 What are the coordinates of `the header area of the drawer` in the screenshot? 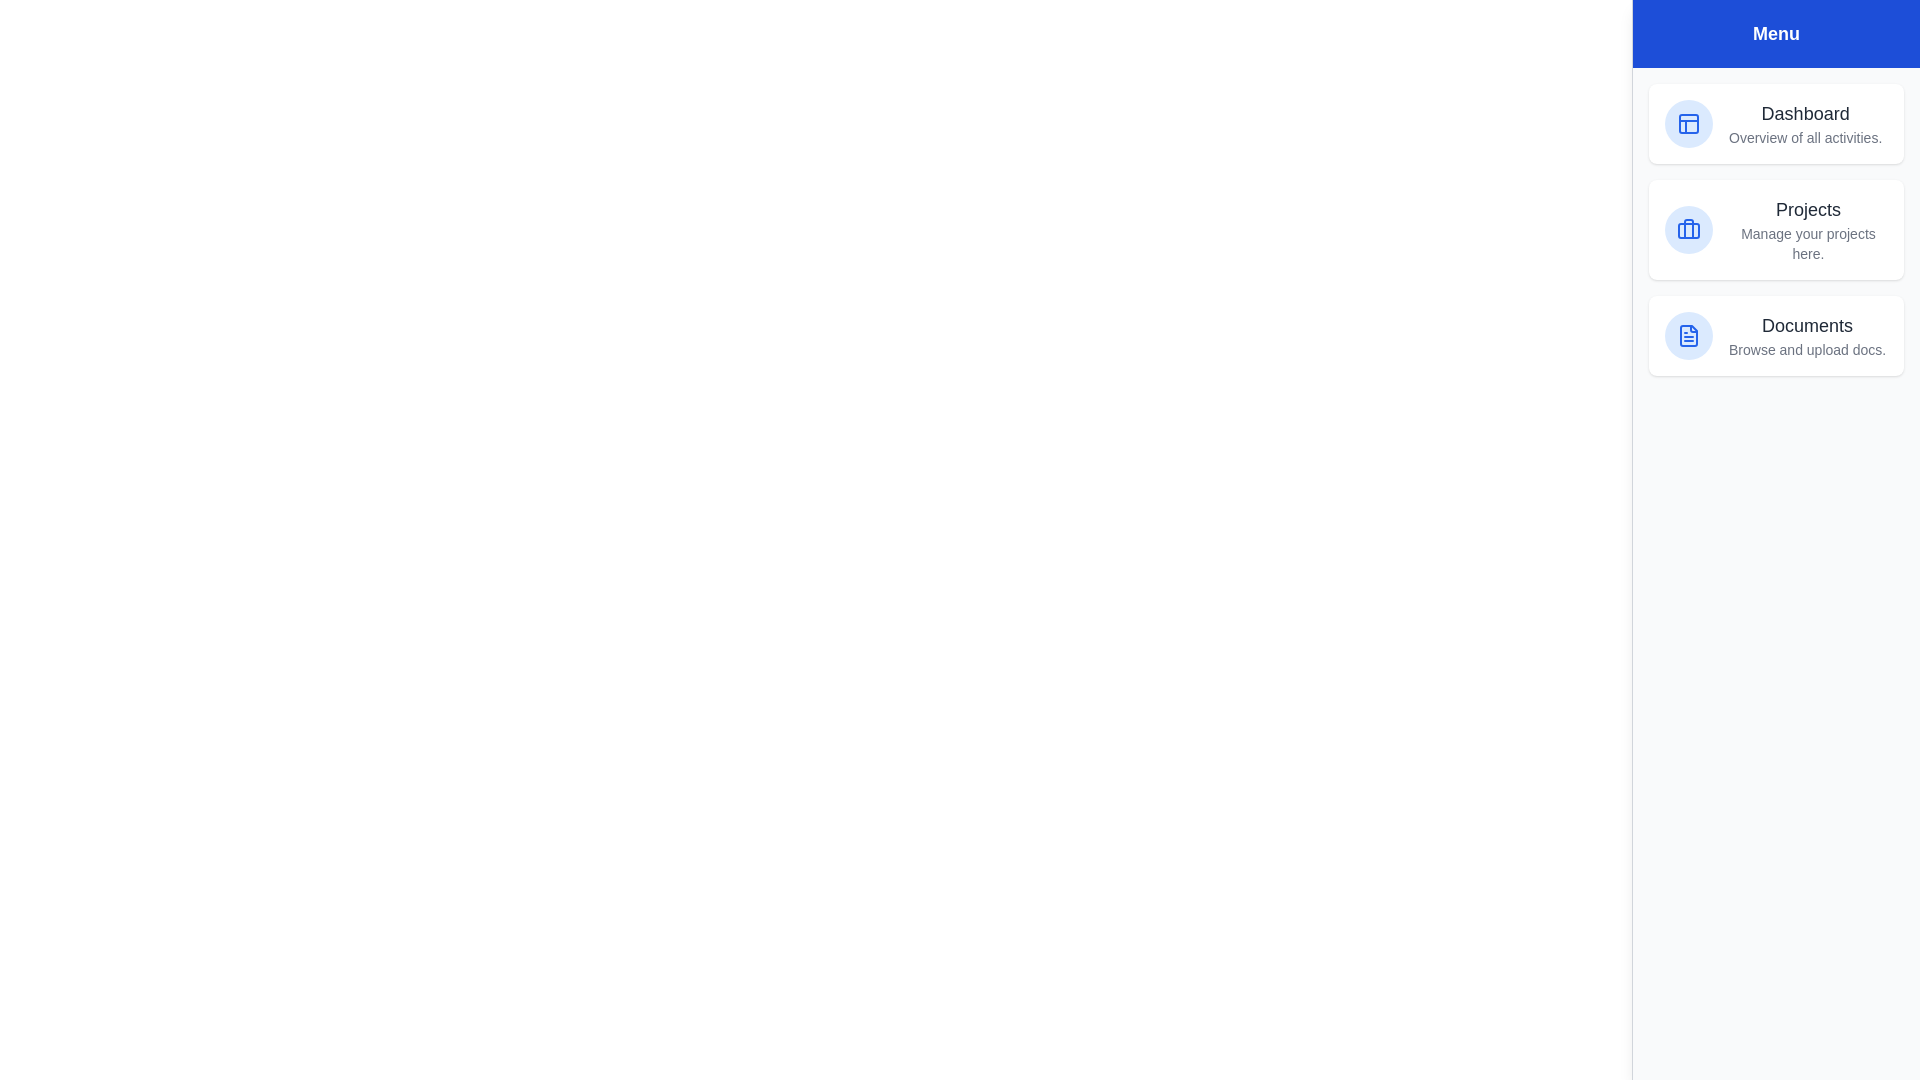 It's located at (1776, 34).